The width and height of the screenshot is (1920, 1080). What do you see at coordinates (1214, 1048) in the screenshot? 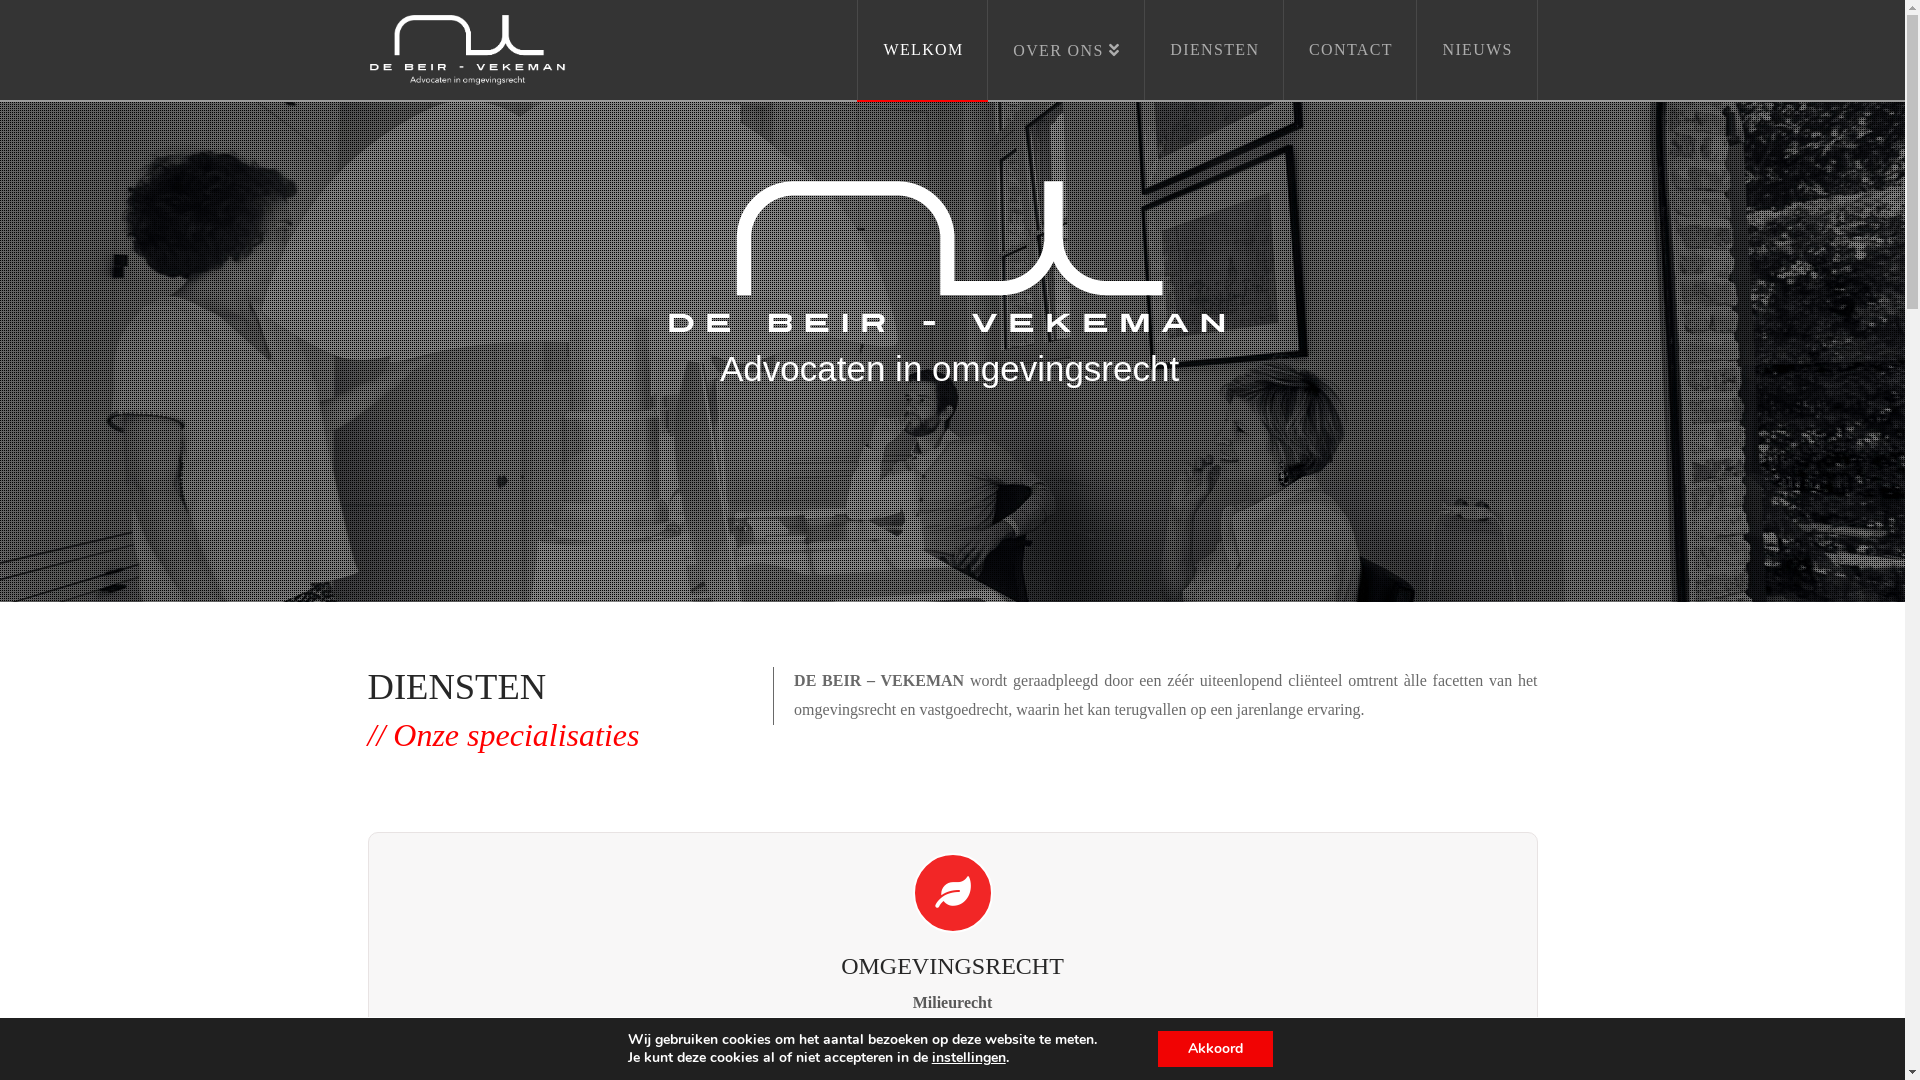
I see `'Akkoord'` at bounding box center [1214, 1048].